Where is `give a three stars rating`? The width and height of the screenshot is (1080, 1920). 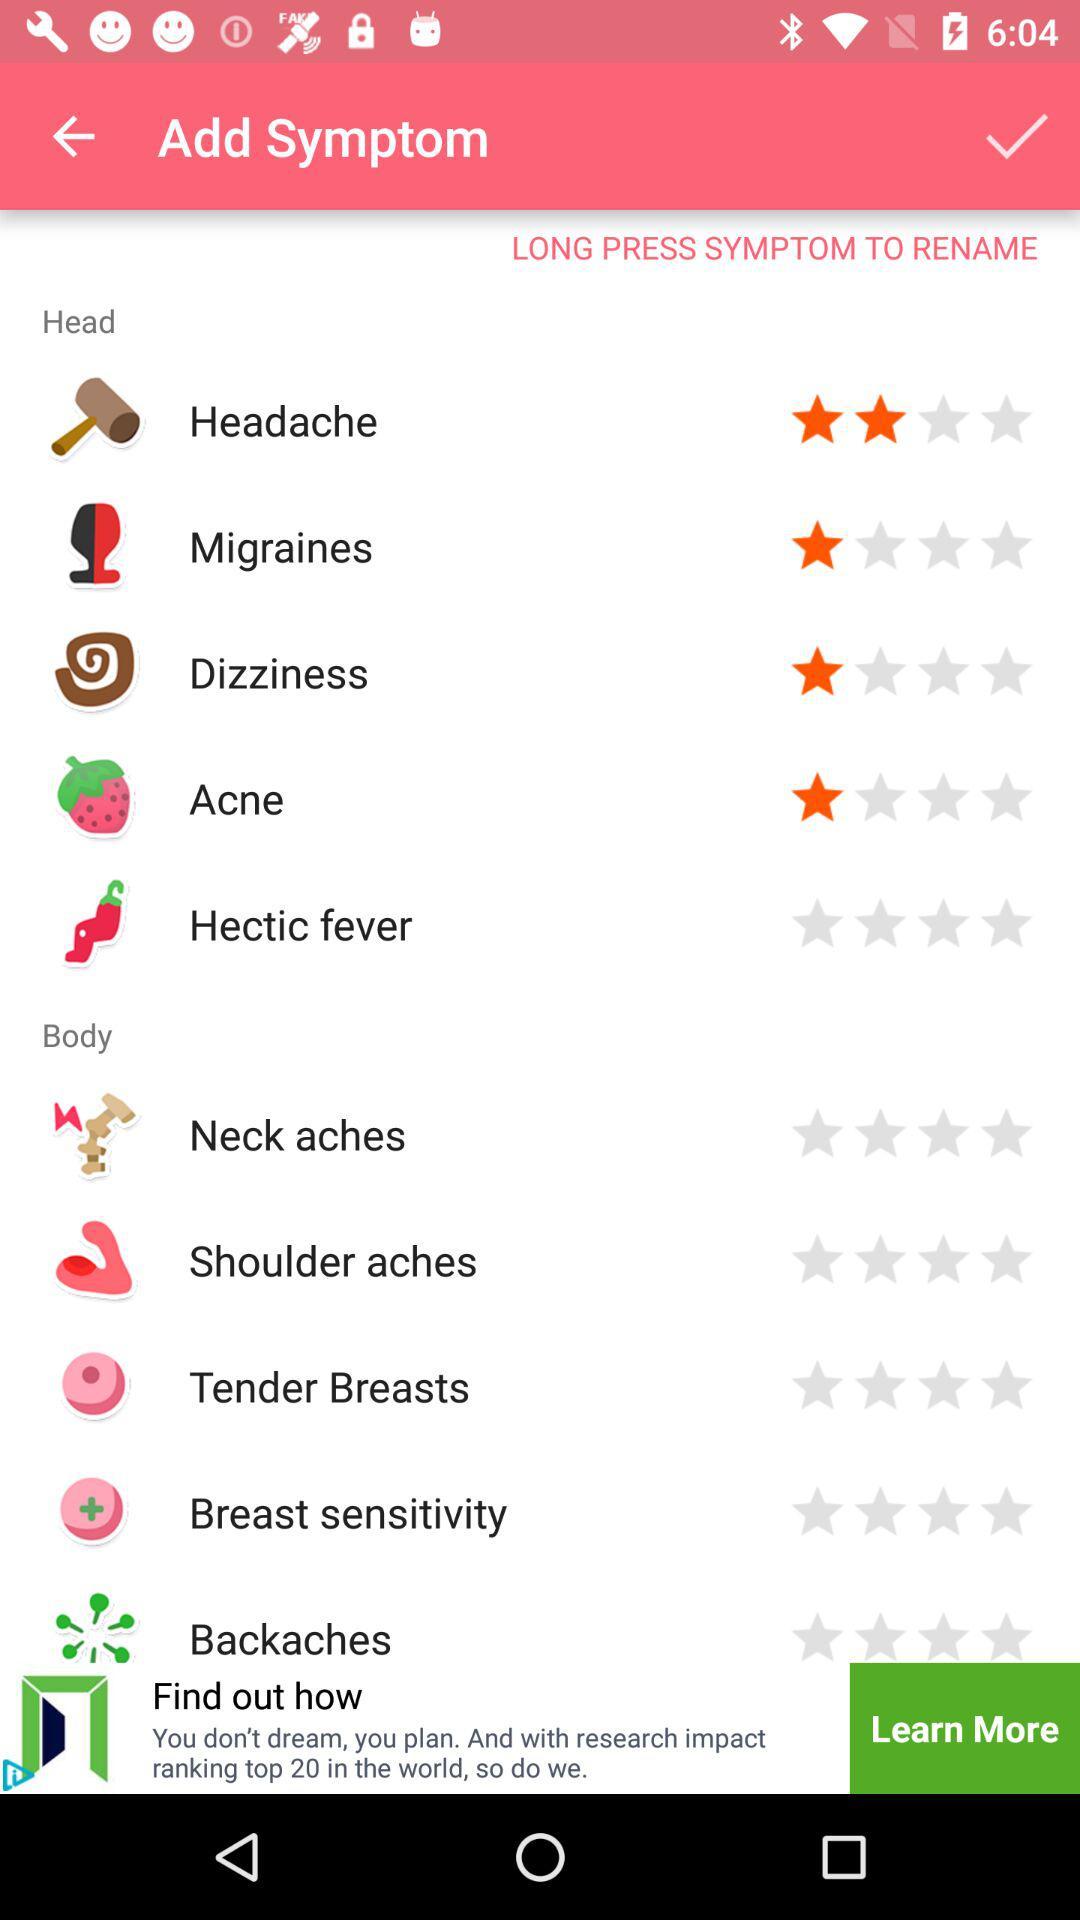
give a three stars rating is located at coordinates (943, 1258).